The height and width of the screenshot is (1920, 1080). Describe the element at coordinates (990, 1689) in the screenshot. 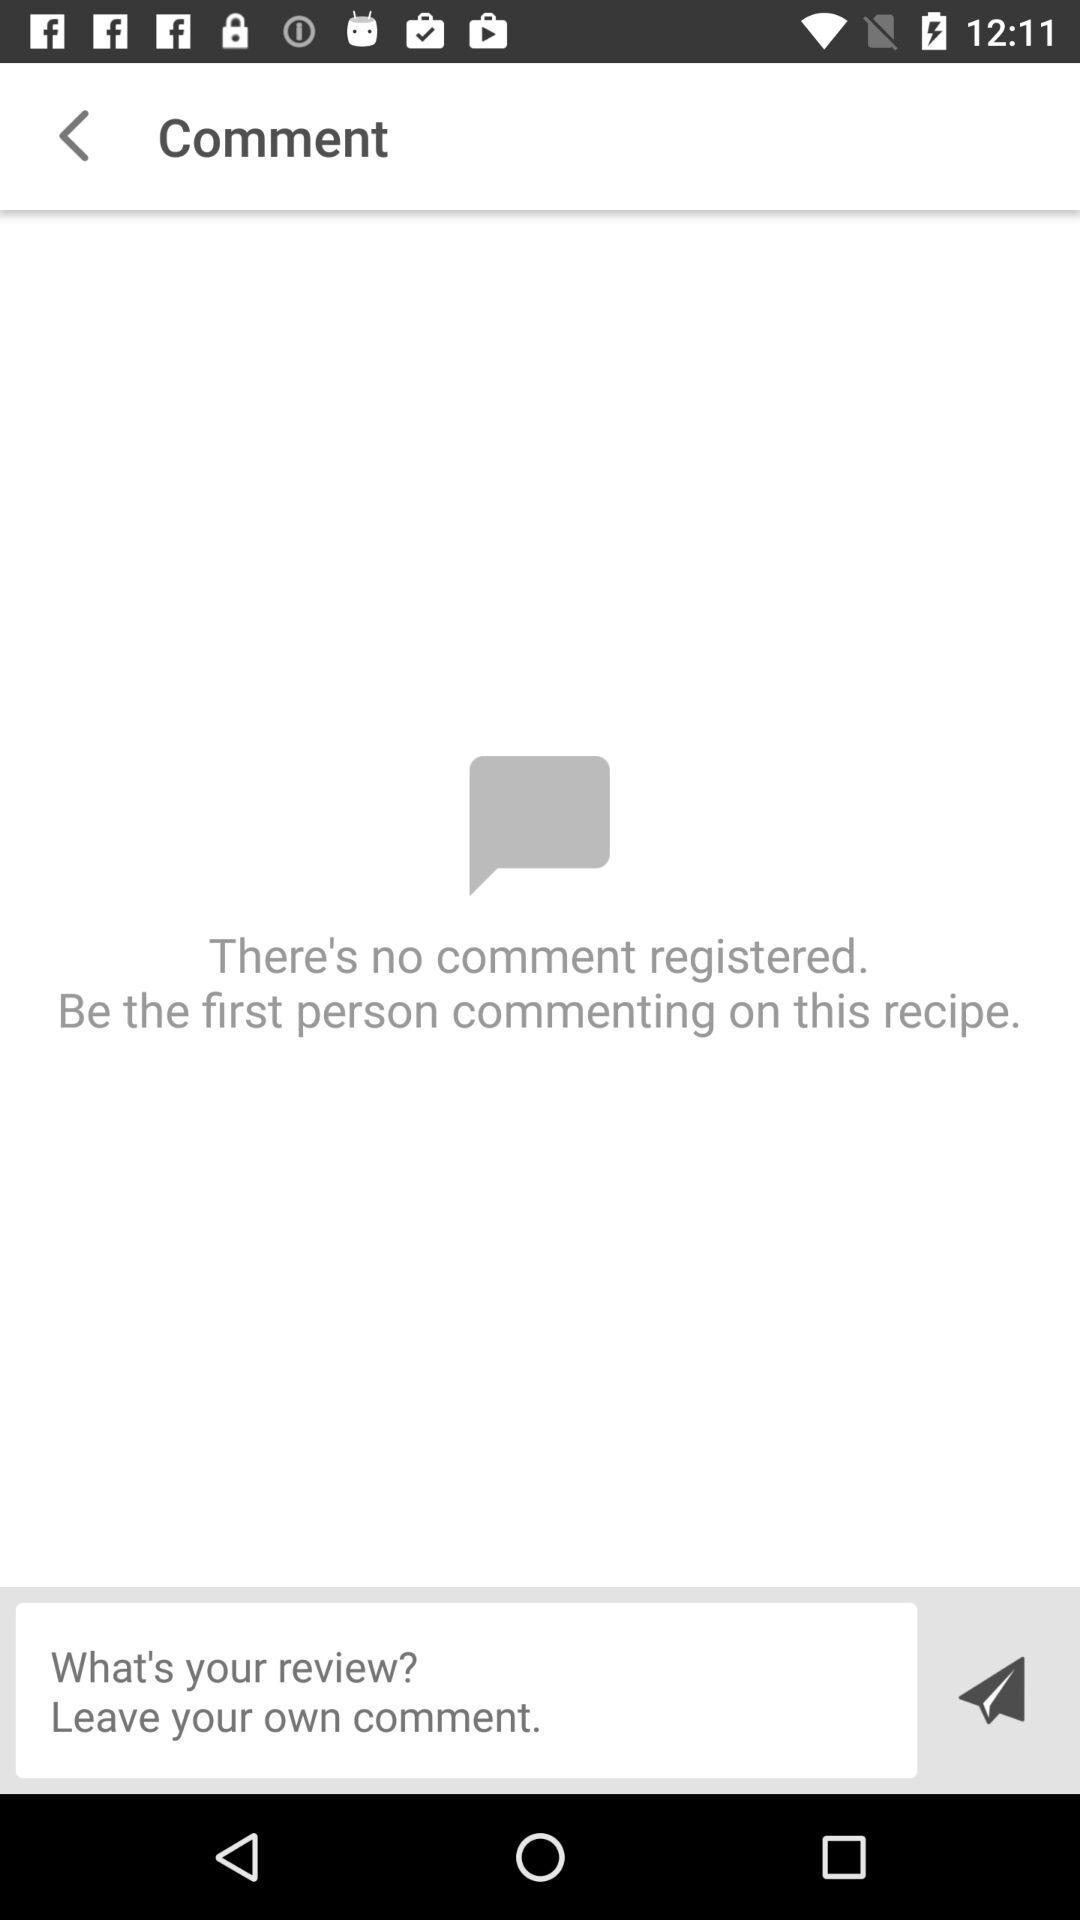

I see `send message` at that location.